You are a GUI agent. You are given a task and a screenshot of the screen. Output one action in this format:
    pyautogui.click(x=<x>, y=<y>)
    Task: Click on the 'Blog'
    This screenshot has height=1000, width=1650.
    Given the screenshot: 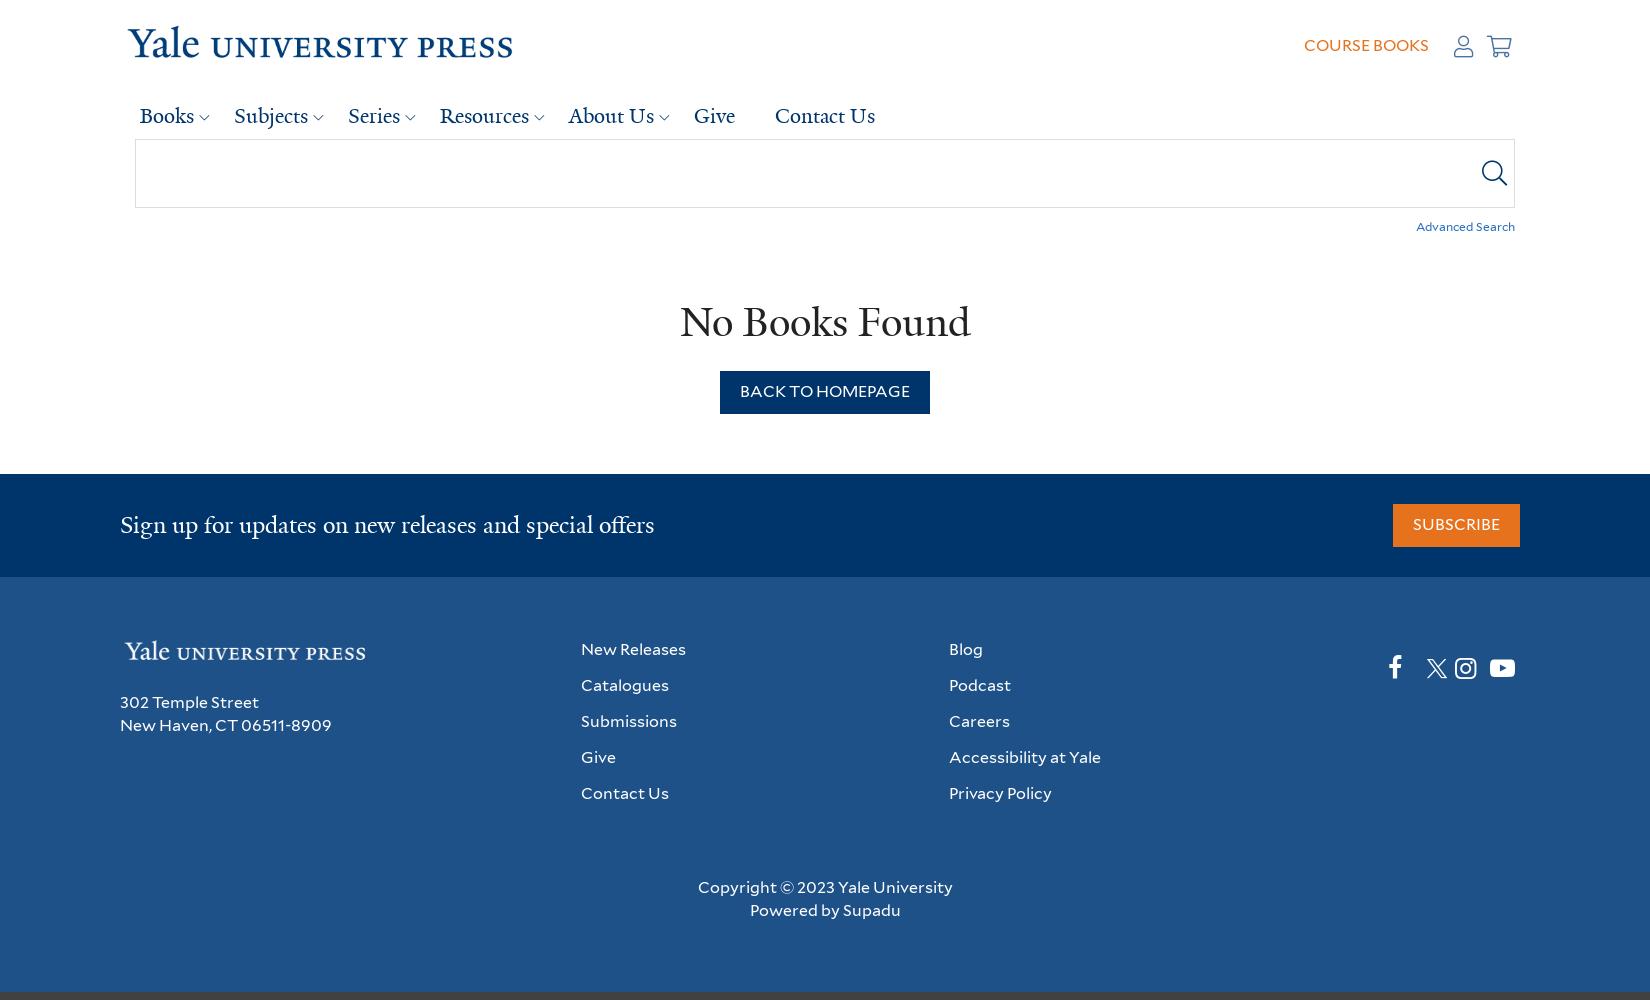 What is the action you would take?
    pyautogui.click(x=966, y=648)
    